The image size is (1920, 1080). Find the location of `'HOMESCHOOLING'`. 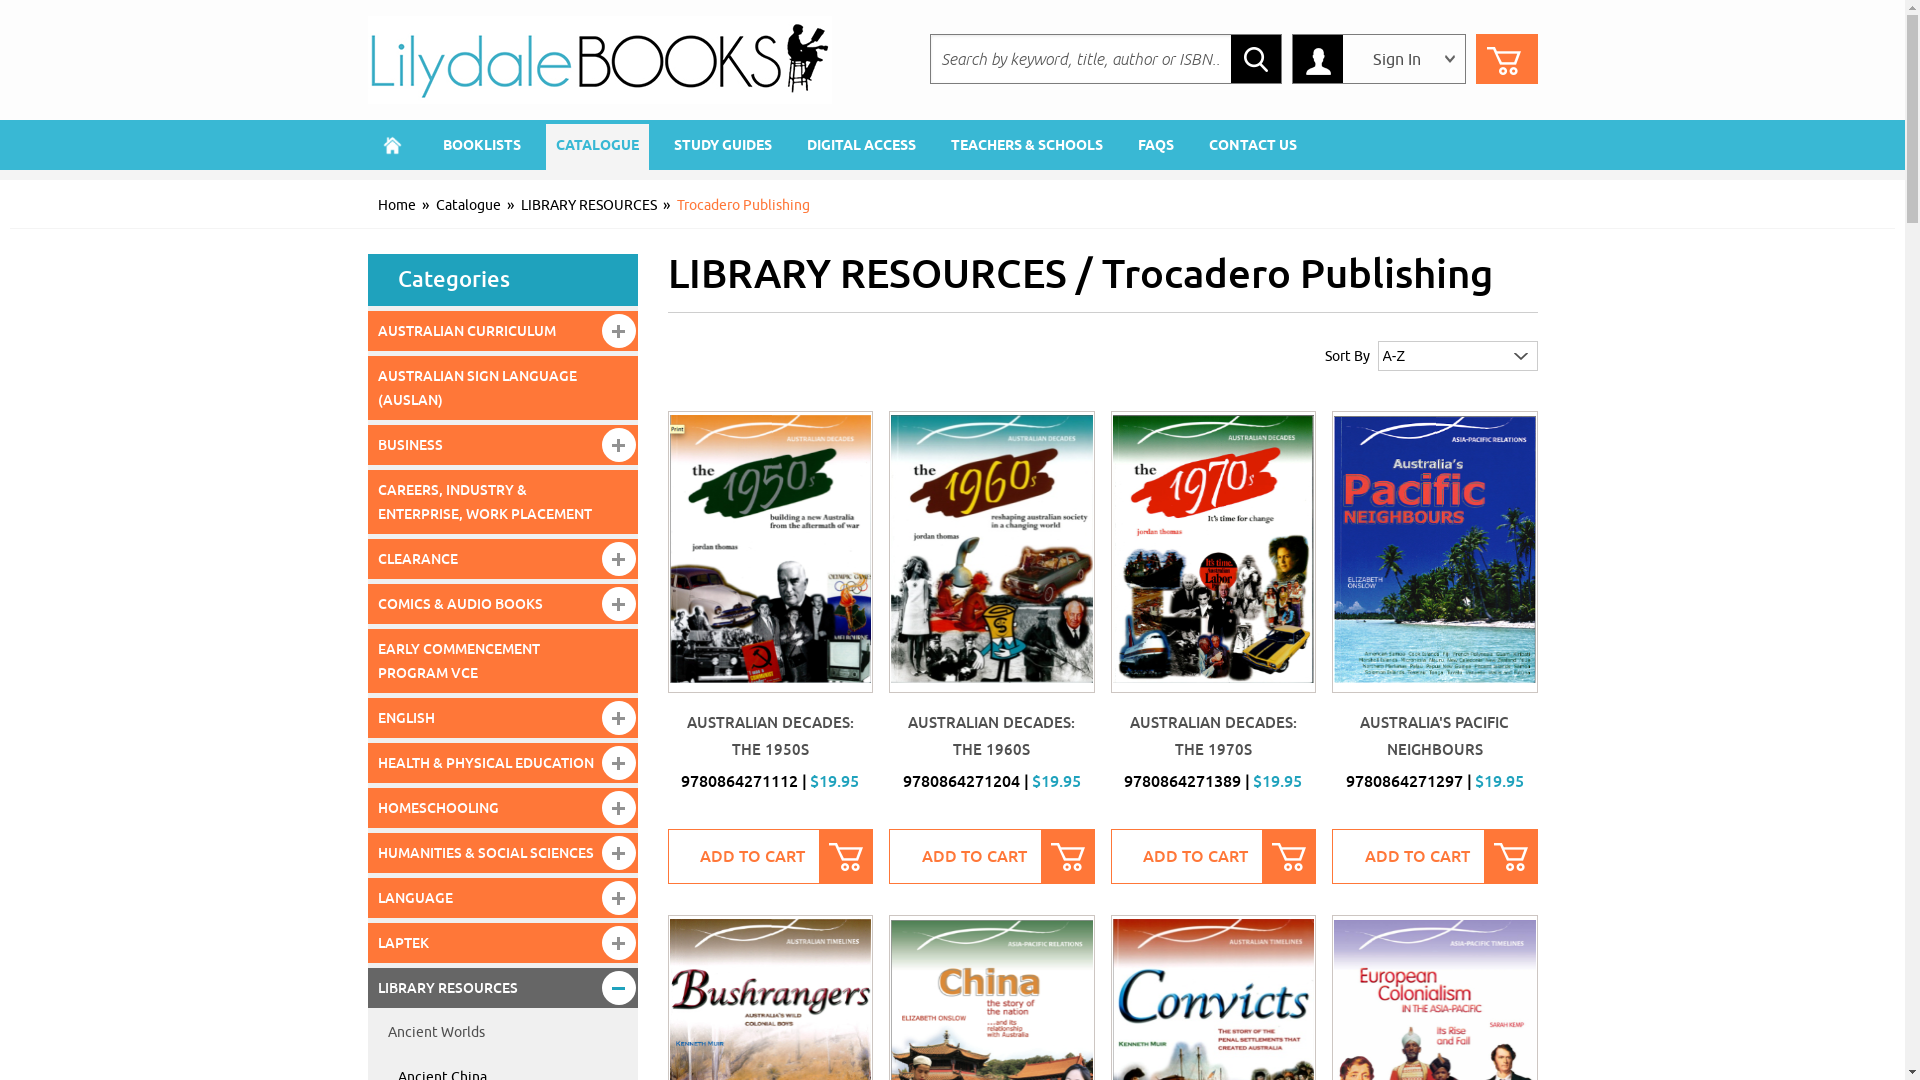

'HOMESCHOOLING' is located at coordinates (503, 806).